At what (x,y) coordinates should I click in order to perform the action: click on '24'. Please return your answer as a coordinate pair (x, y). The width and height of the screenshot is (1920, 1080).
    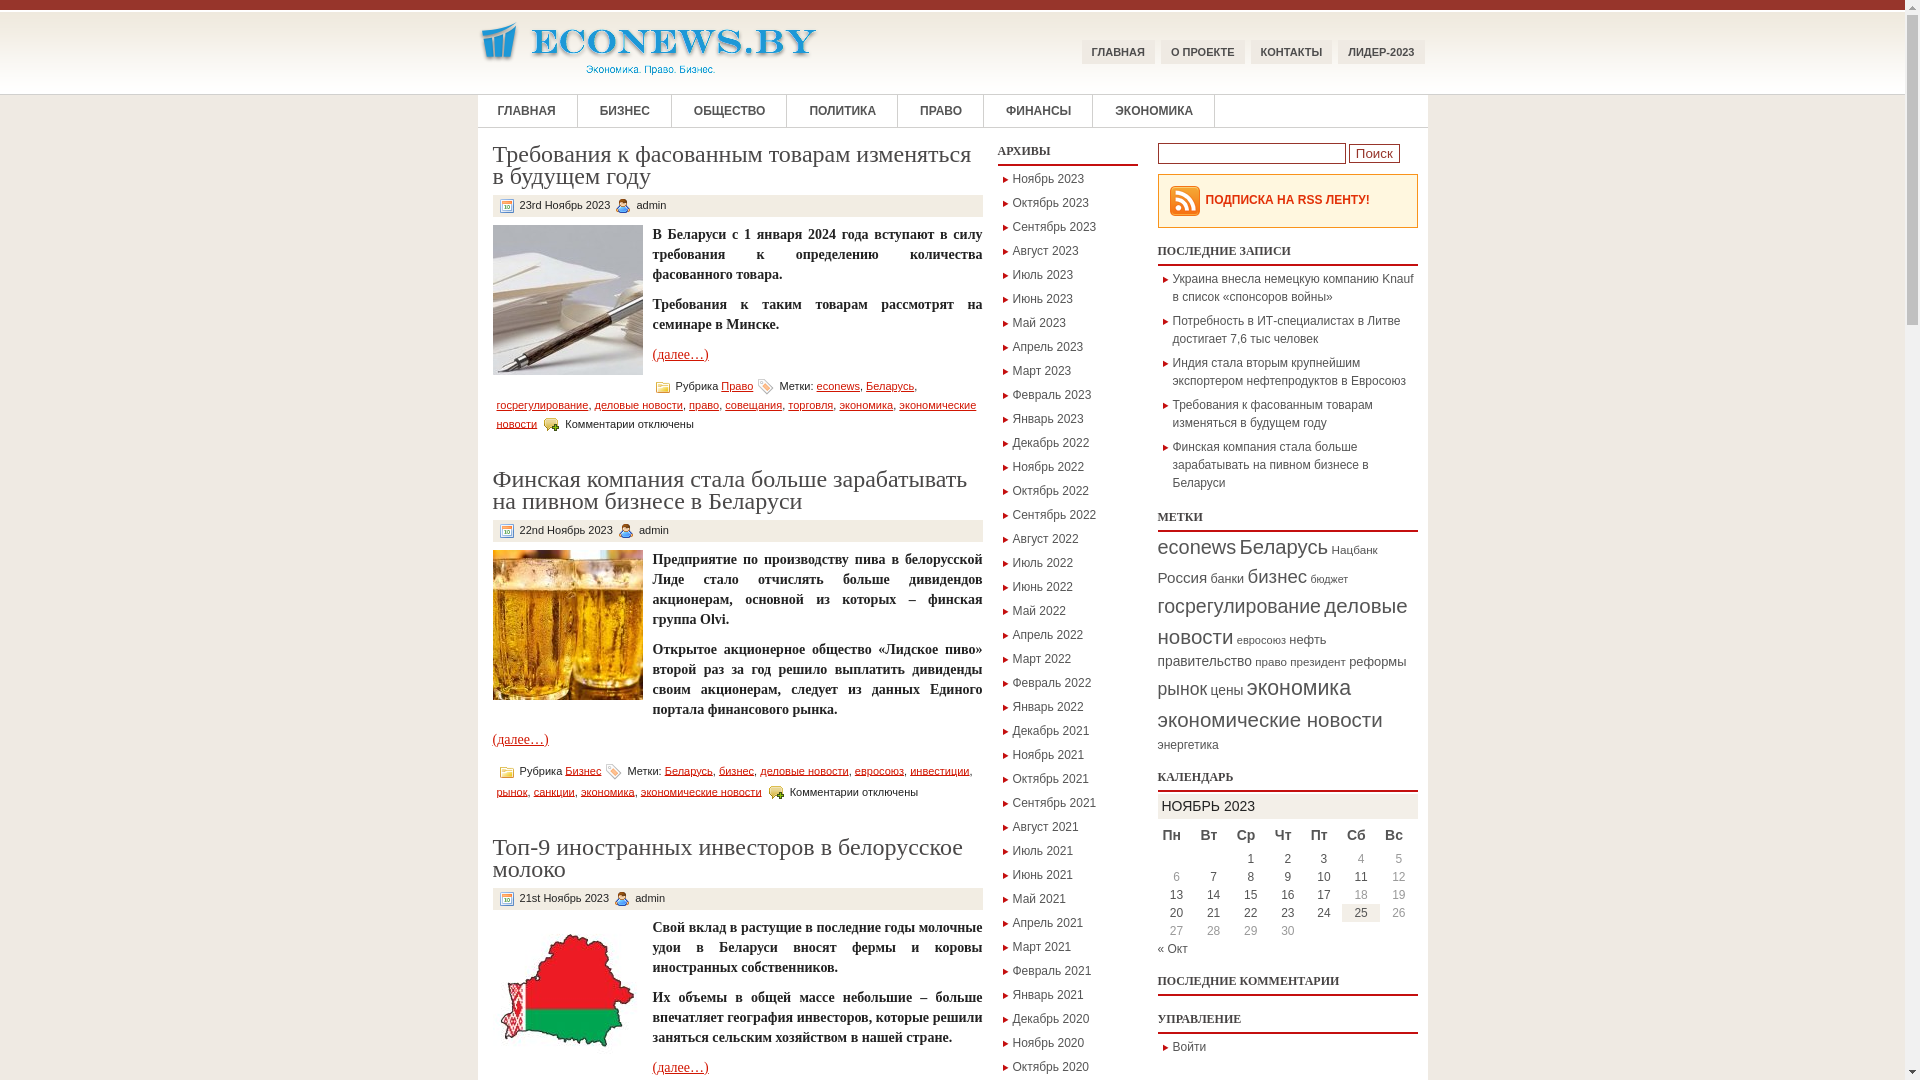
    Looking at the image, I should click on (1323, 913).